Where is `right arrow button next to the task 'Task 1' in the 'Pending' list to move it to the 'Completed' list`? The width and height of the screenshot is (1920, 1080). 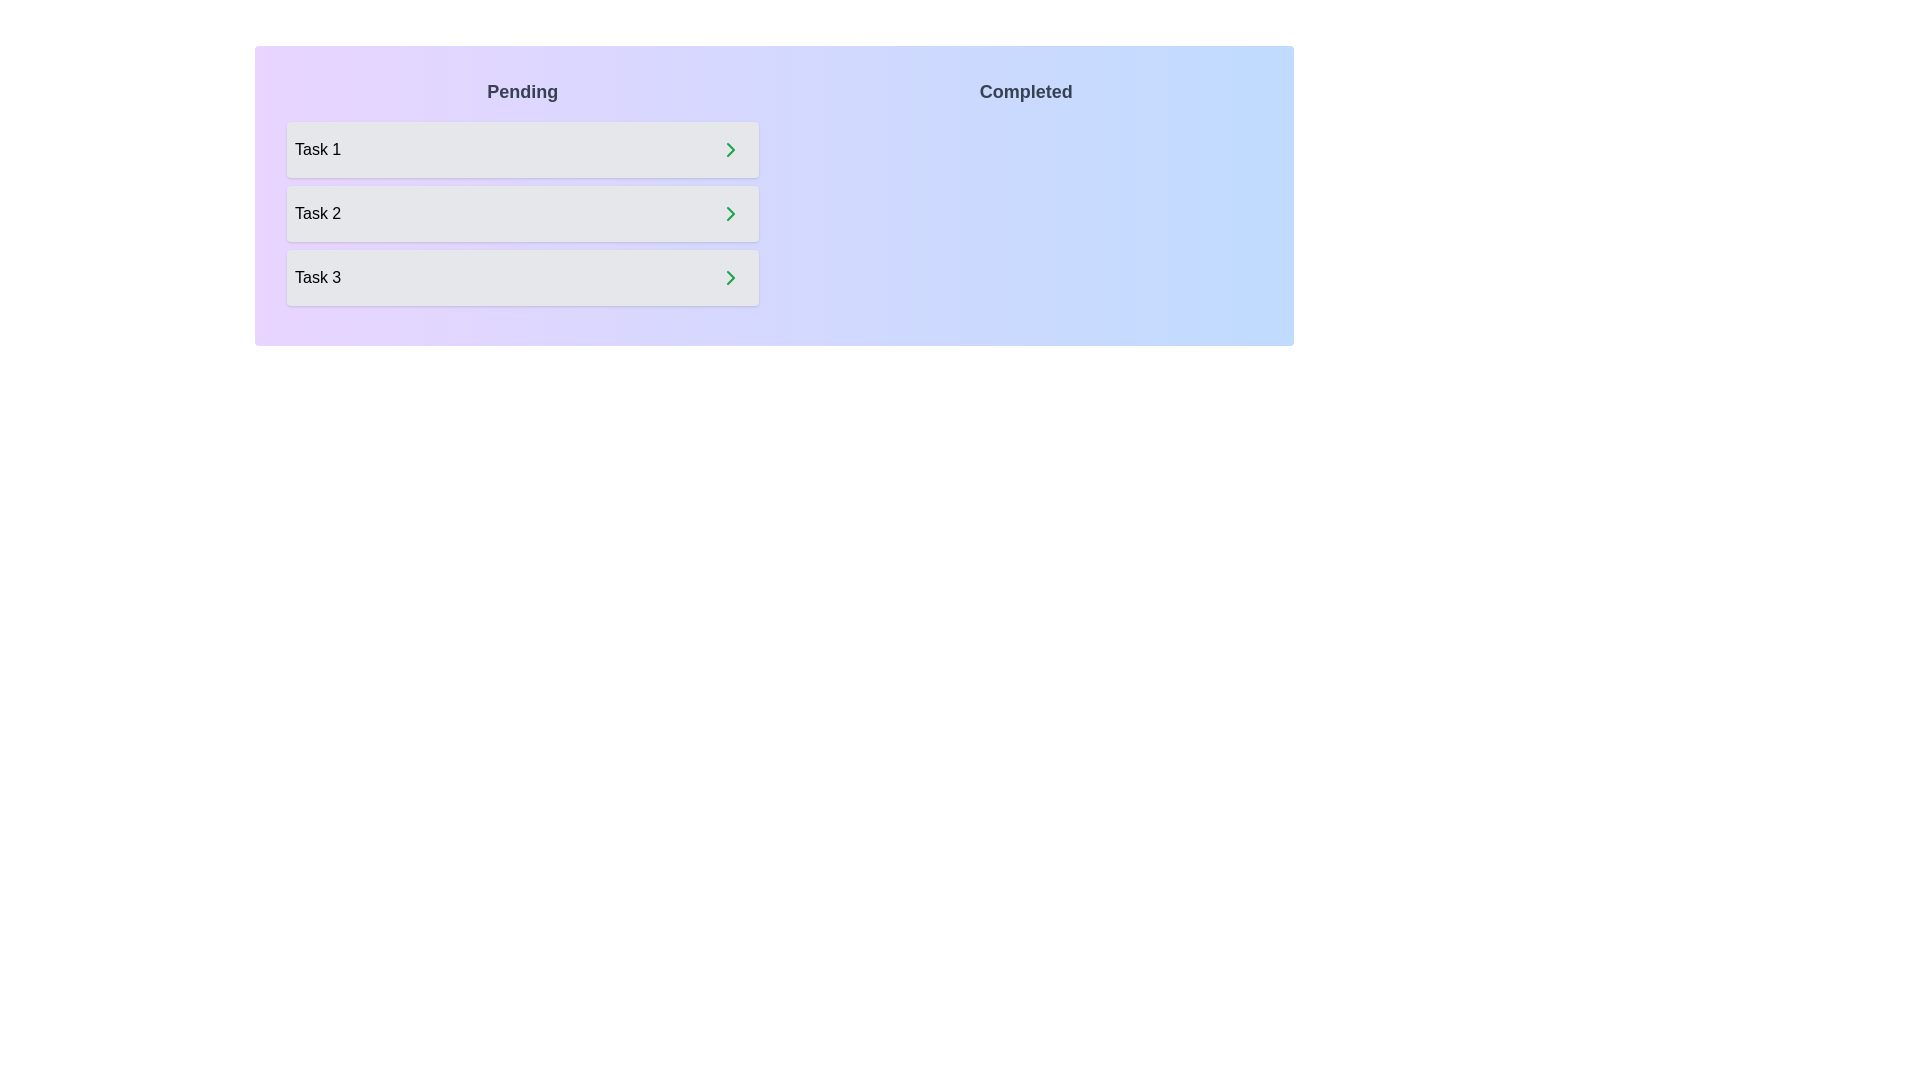 right arrow button next to the task 'Task 1' in the 'Pending' list to move it to the 'Completed' list is located at coordinates (729, 149).